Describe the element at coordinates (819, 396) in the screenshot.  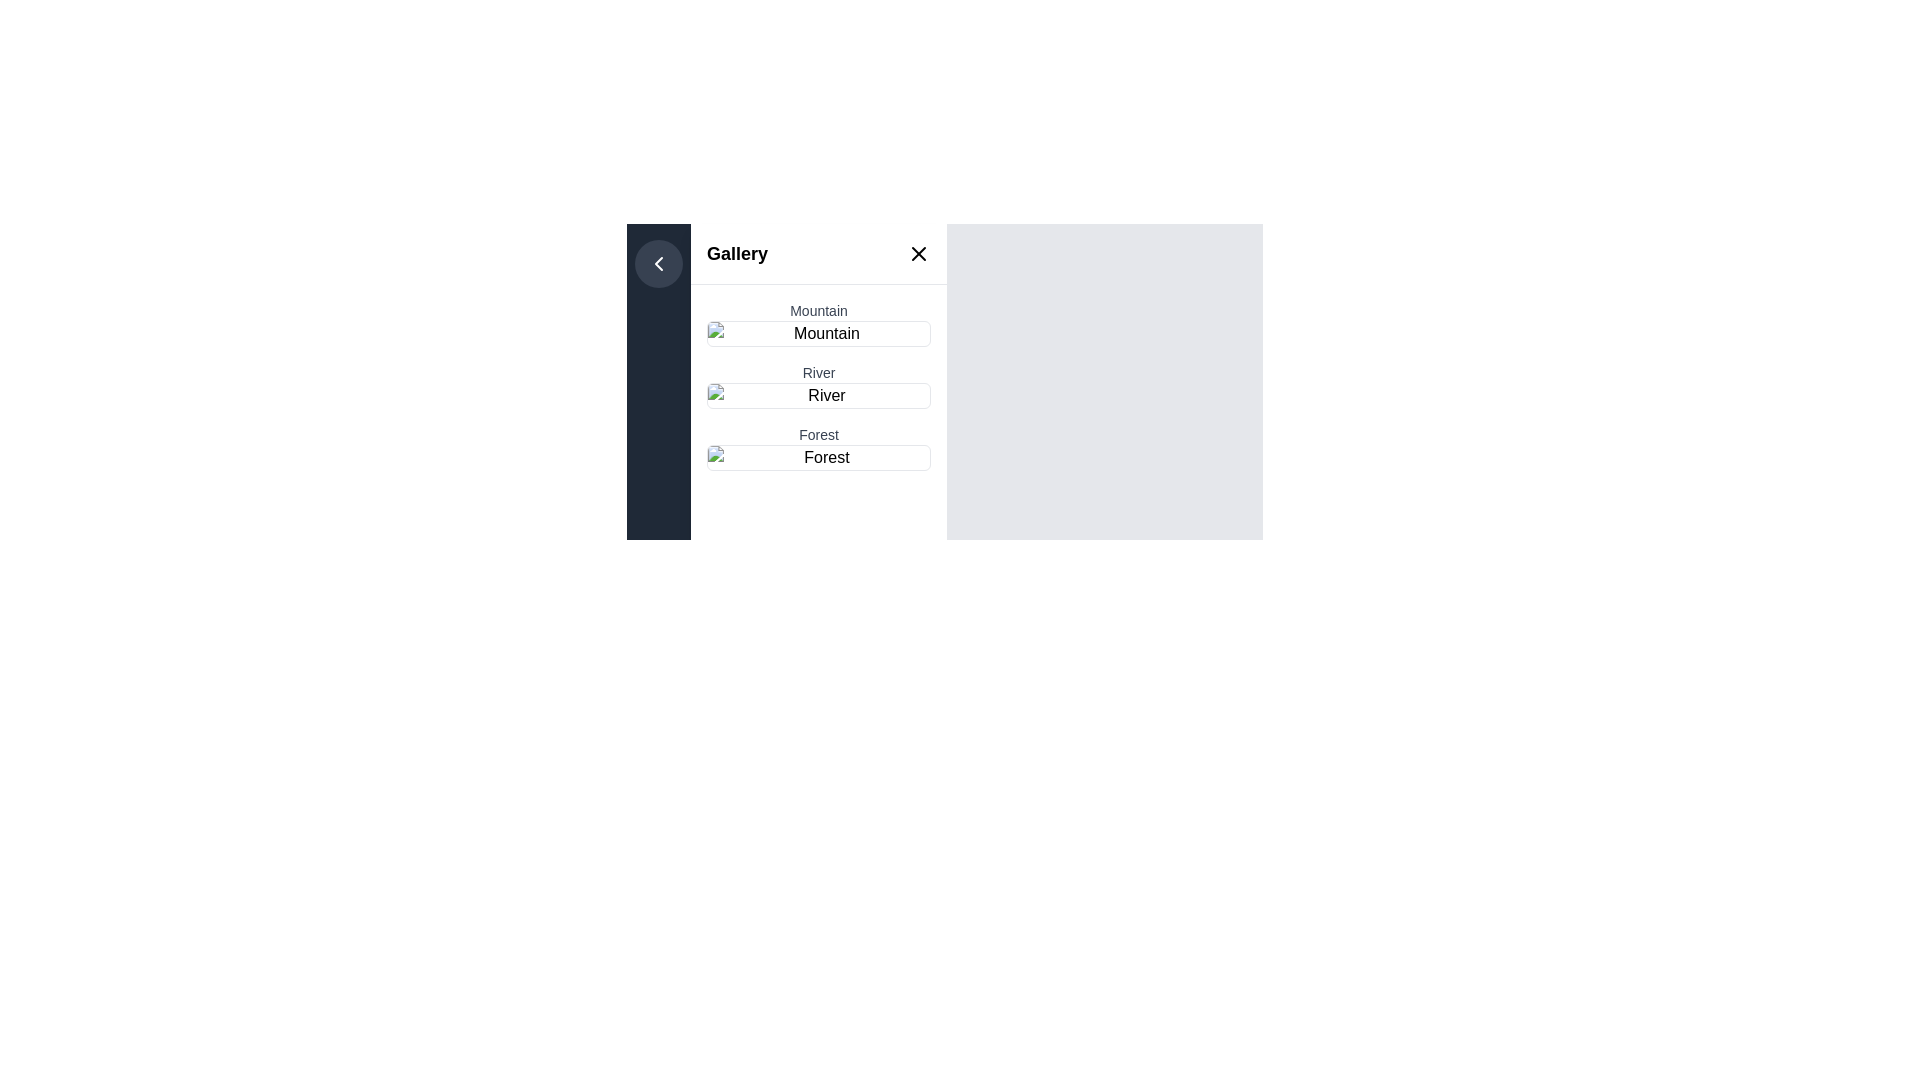
I see `the 'River' image placeholder located in the gallery-style interface, which is the second item in a vertical list, positioned between 'Mountain' and 'Forest'` at that location.